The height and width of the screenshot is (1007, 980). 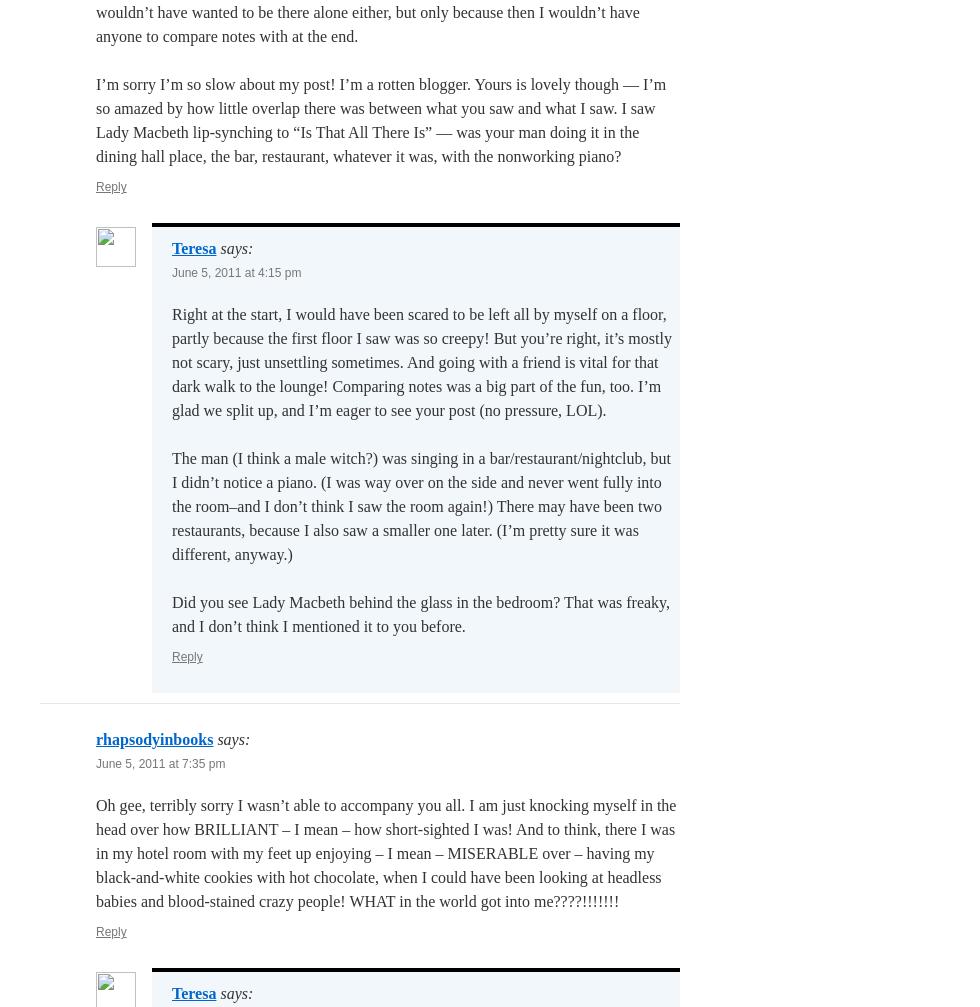 I want to click on 'rhapsodyinbooks', so click(x=154, y=738).